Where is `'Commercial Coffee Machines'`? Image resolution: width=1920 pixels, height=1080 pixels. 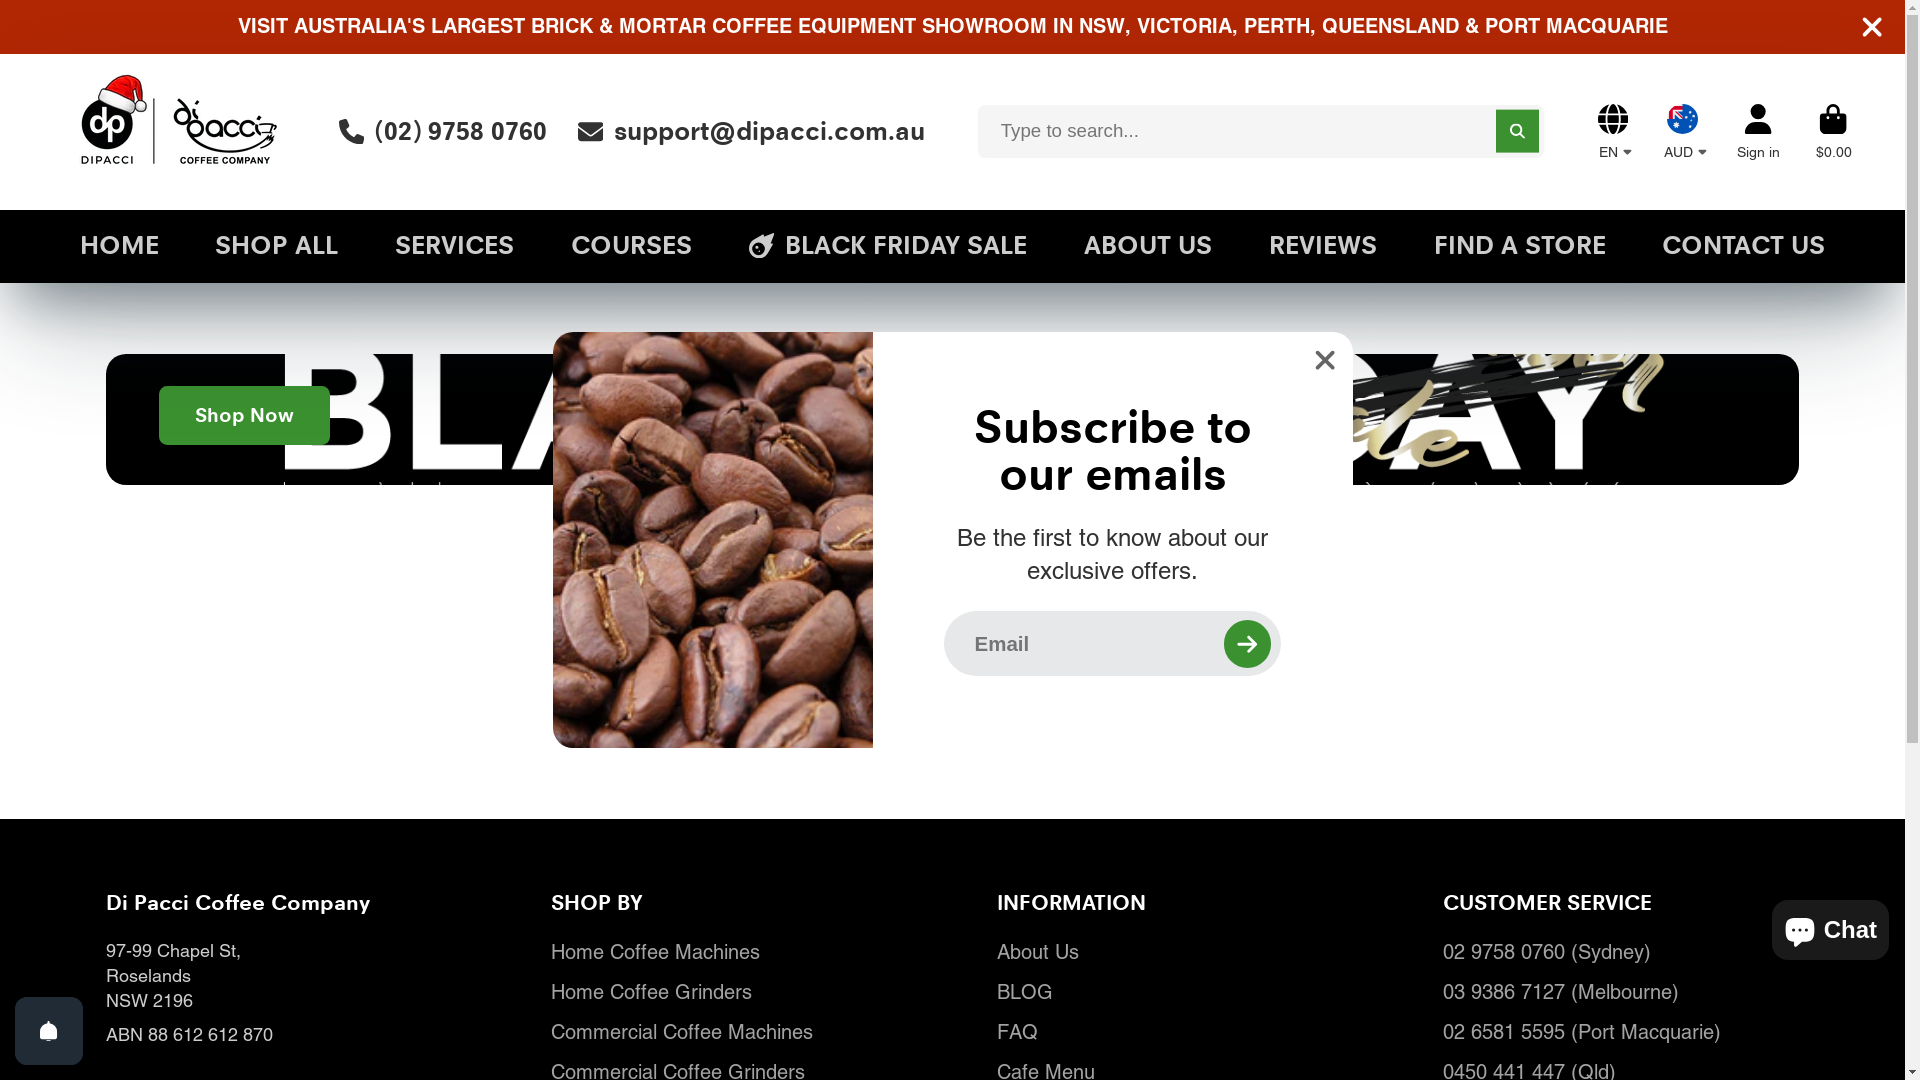
'Commercial Coffee Machines' is located at coordinates (728, 1032).